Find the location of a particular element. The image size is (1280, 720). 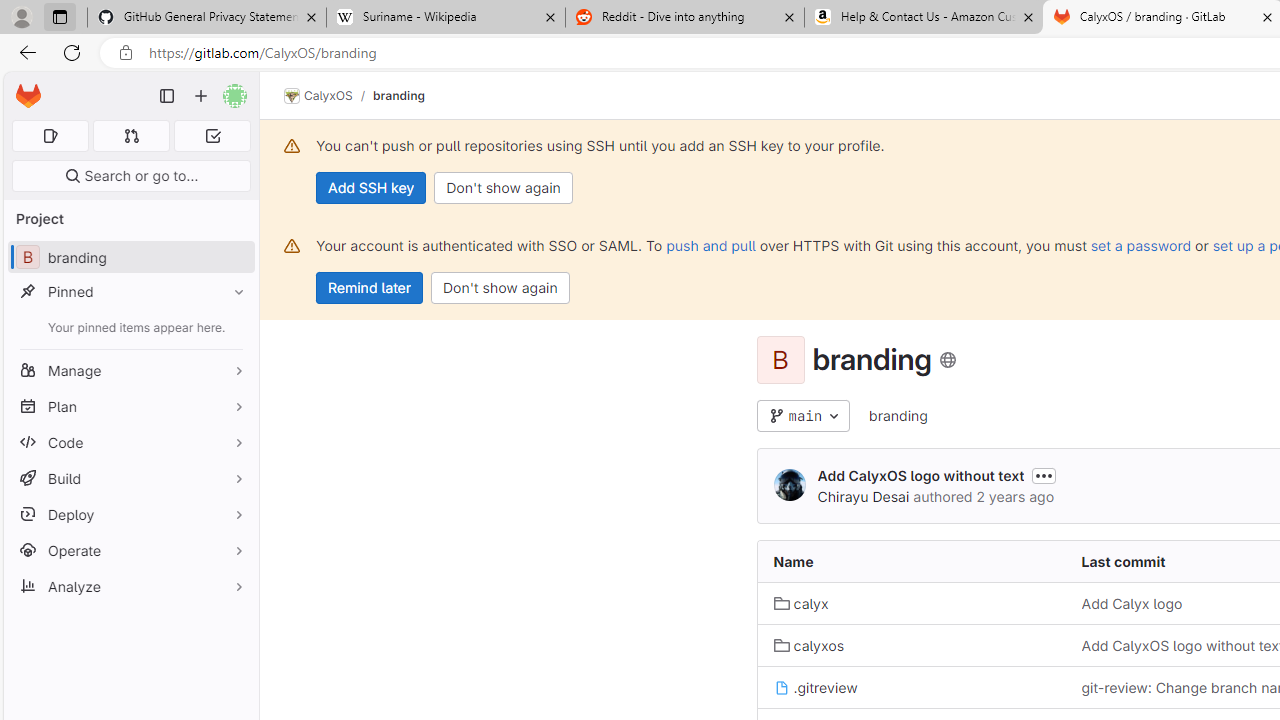

'Toggle commit description' is located at coordinates (1043, 475).